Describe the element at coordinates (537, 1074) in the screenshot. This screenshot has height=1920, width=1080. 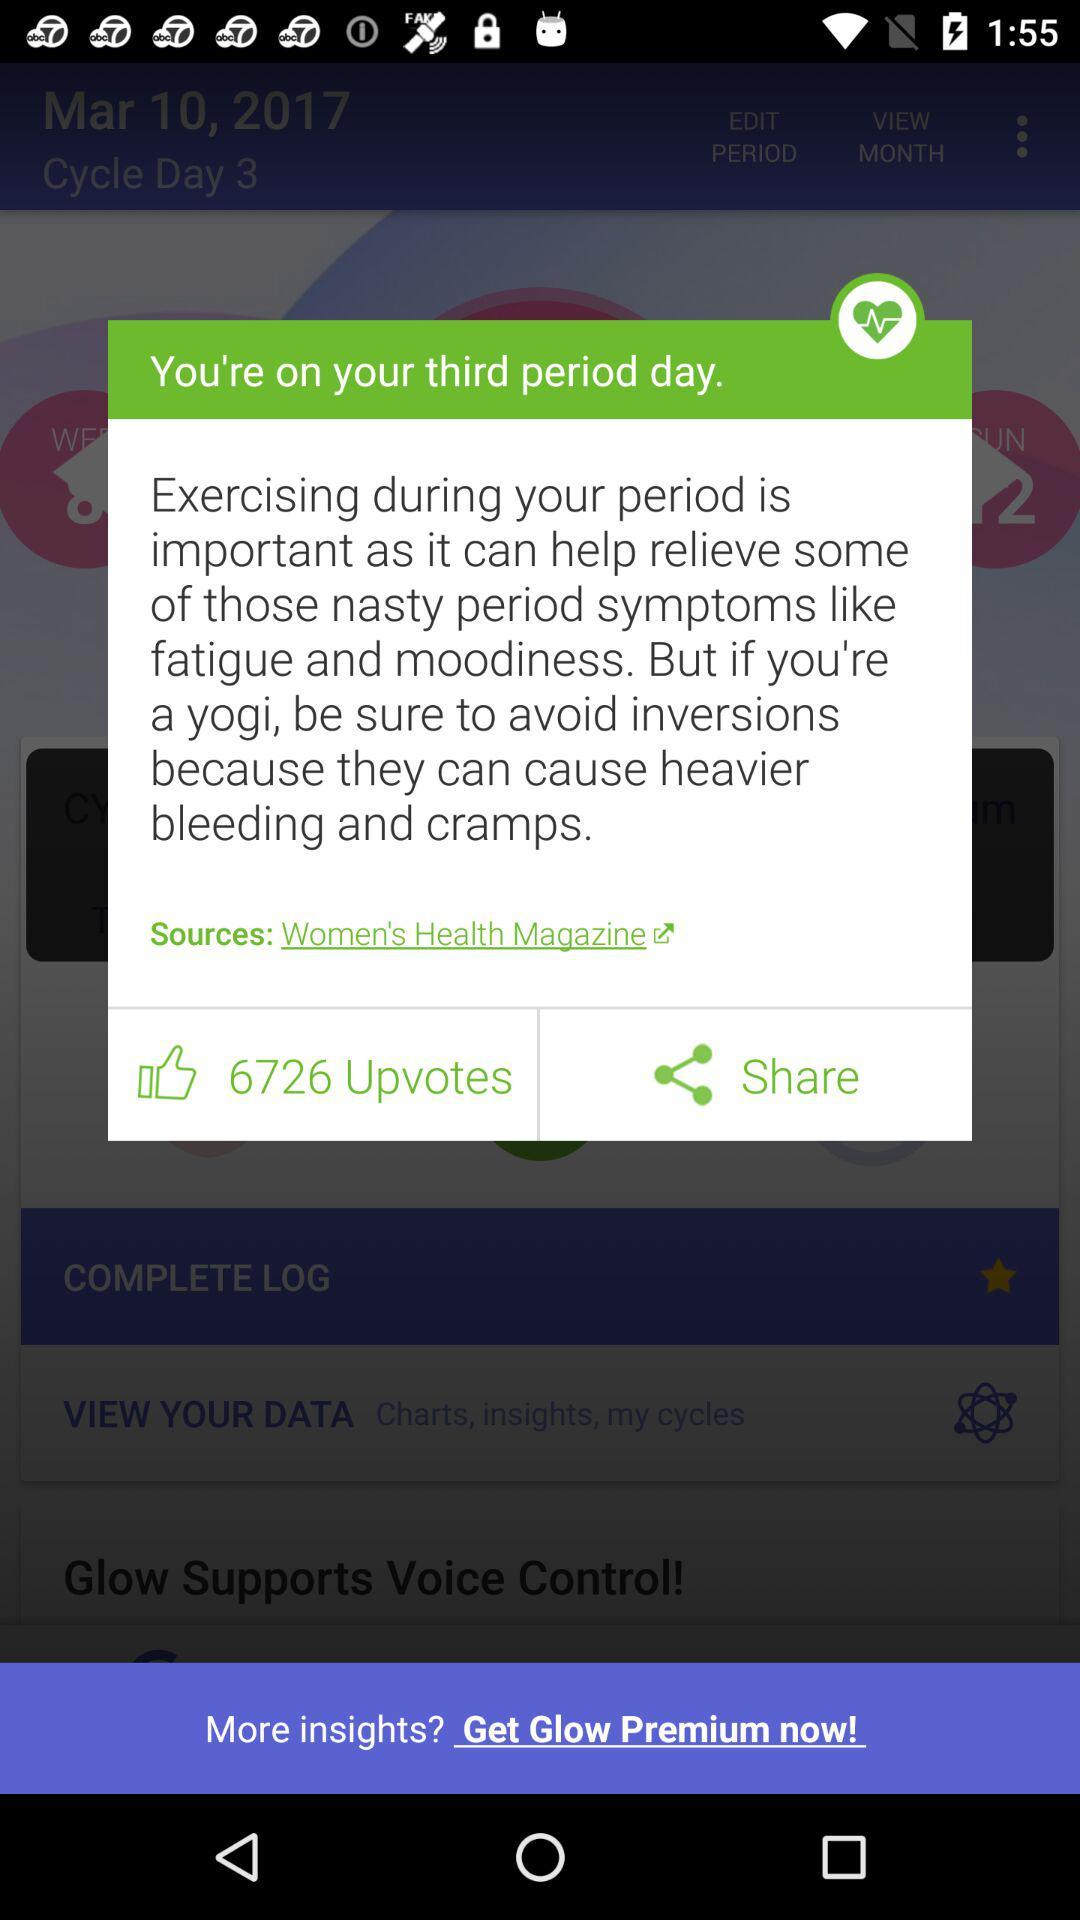
I see `icon to the right of 6726 upvotes item` at that location.